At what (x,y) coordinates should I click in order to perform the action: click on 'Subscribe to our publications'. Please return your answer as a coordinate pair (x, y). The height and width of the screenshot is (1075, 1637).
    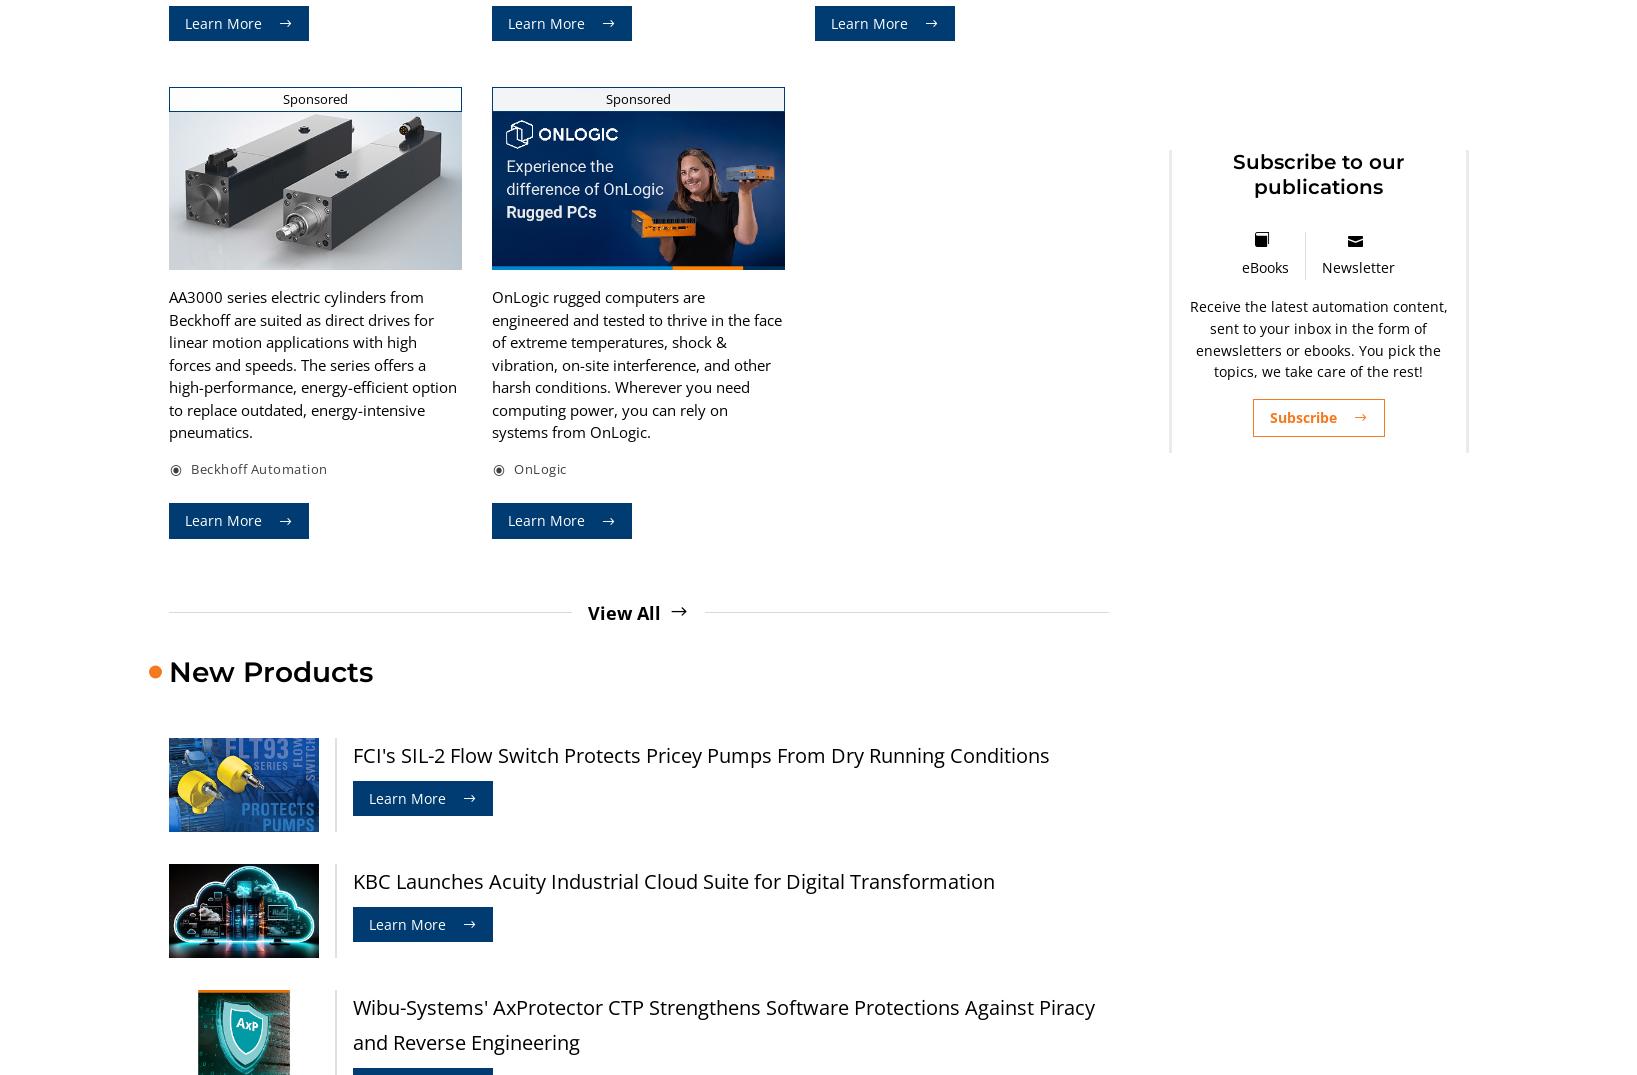
    Looking at the image, I should click on (1317, 174).